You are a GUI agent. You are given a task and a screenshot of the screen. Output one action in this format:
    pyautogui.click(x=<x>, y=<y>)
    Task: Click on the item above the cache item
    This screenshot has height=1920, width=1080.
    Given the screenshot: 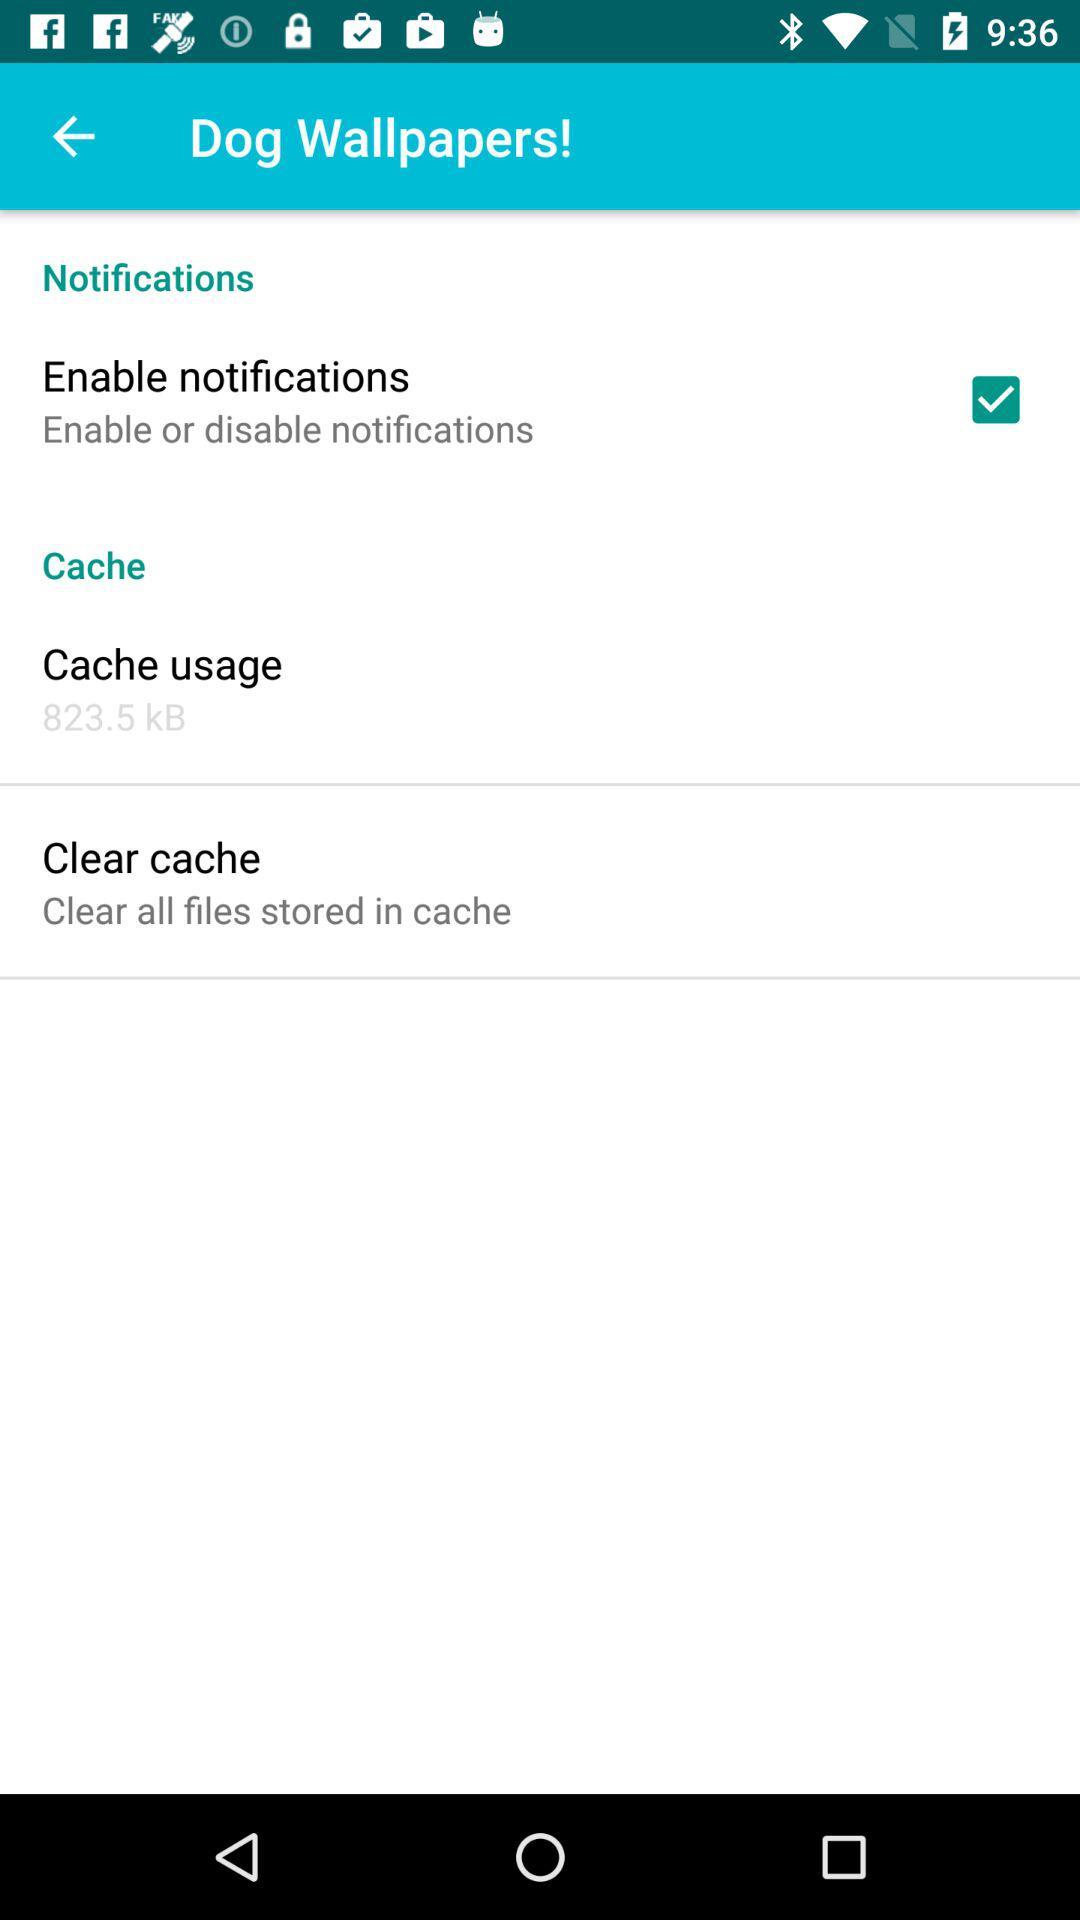 What is the action you would take?
    pyautogui.click(x=288, y=427)
    